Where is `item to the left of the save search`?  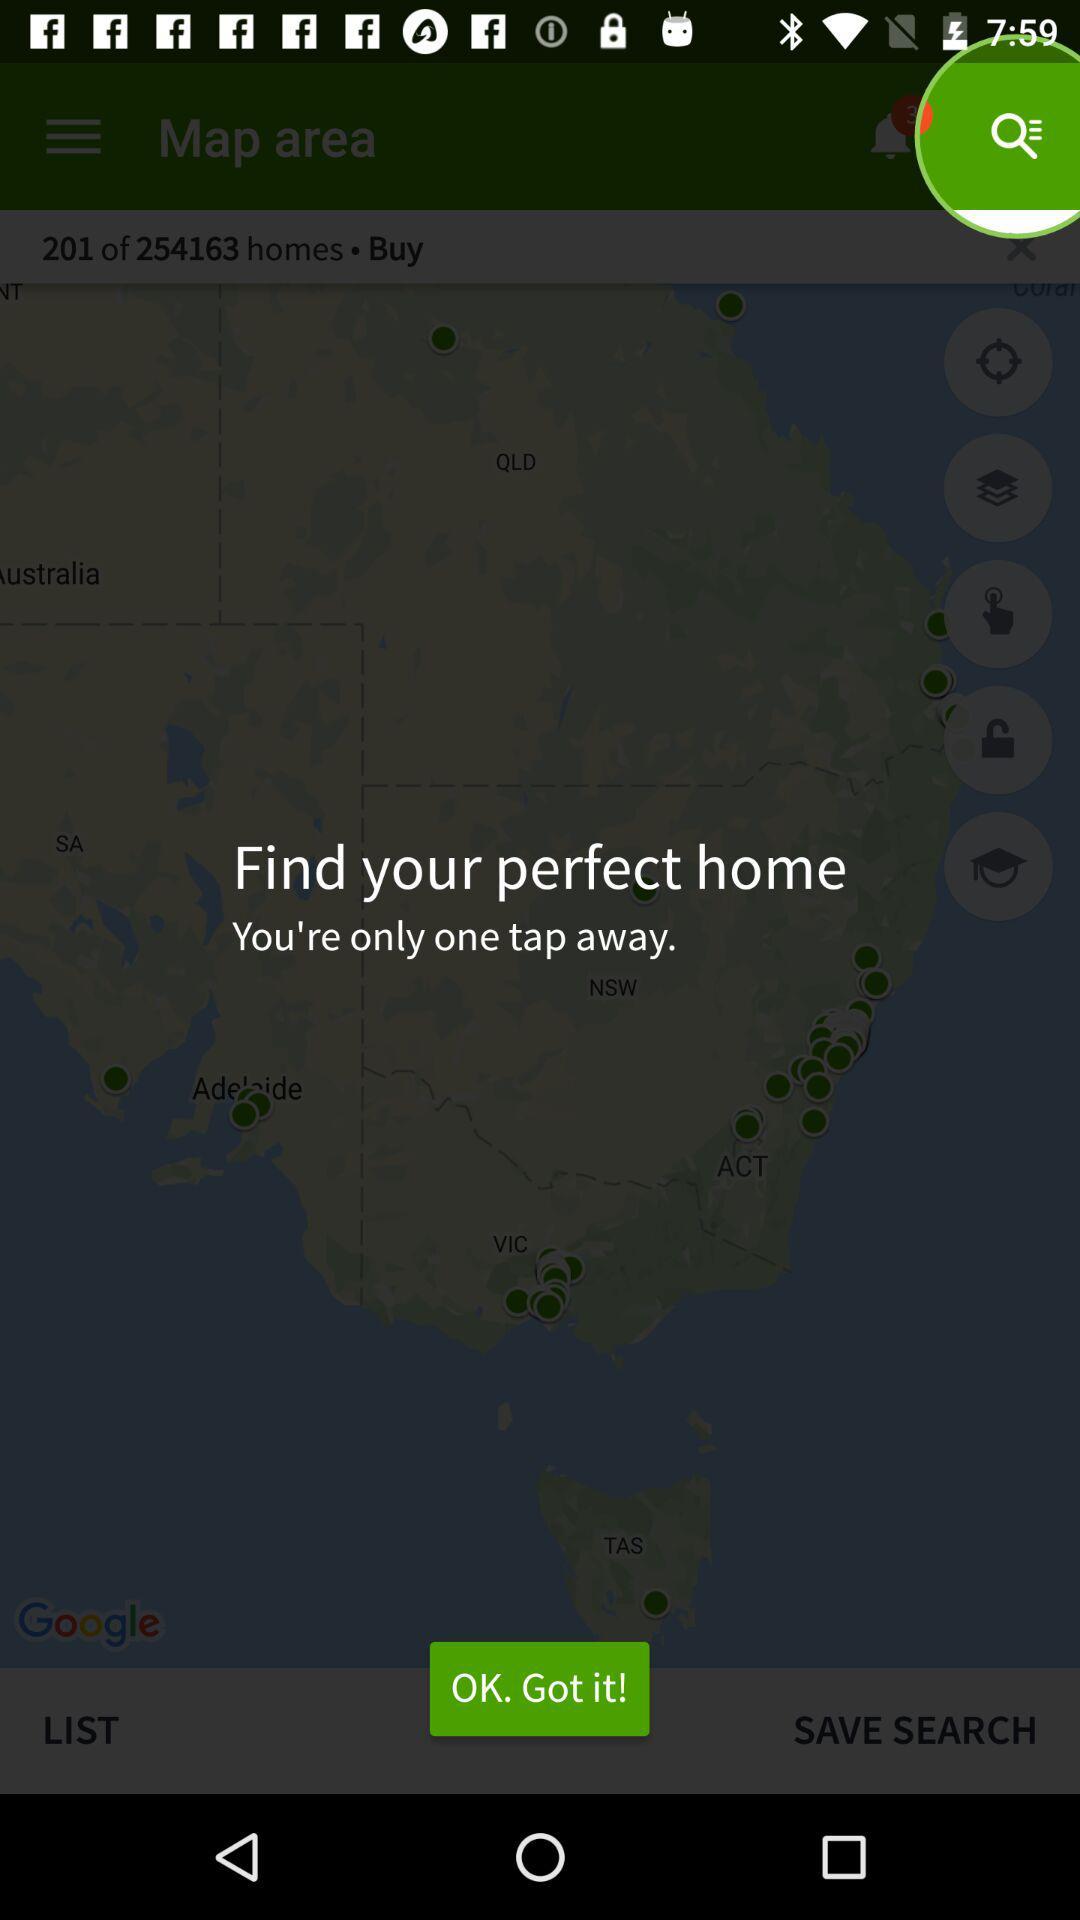 item to the left of the save search is located at coordinates (375, 1730).